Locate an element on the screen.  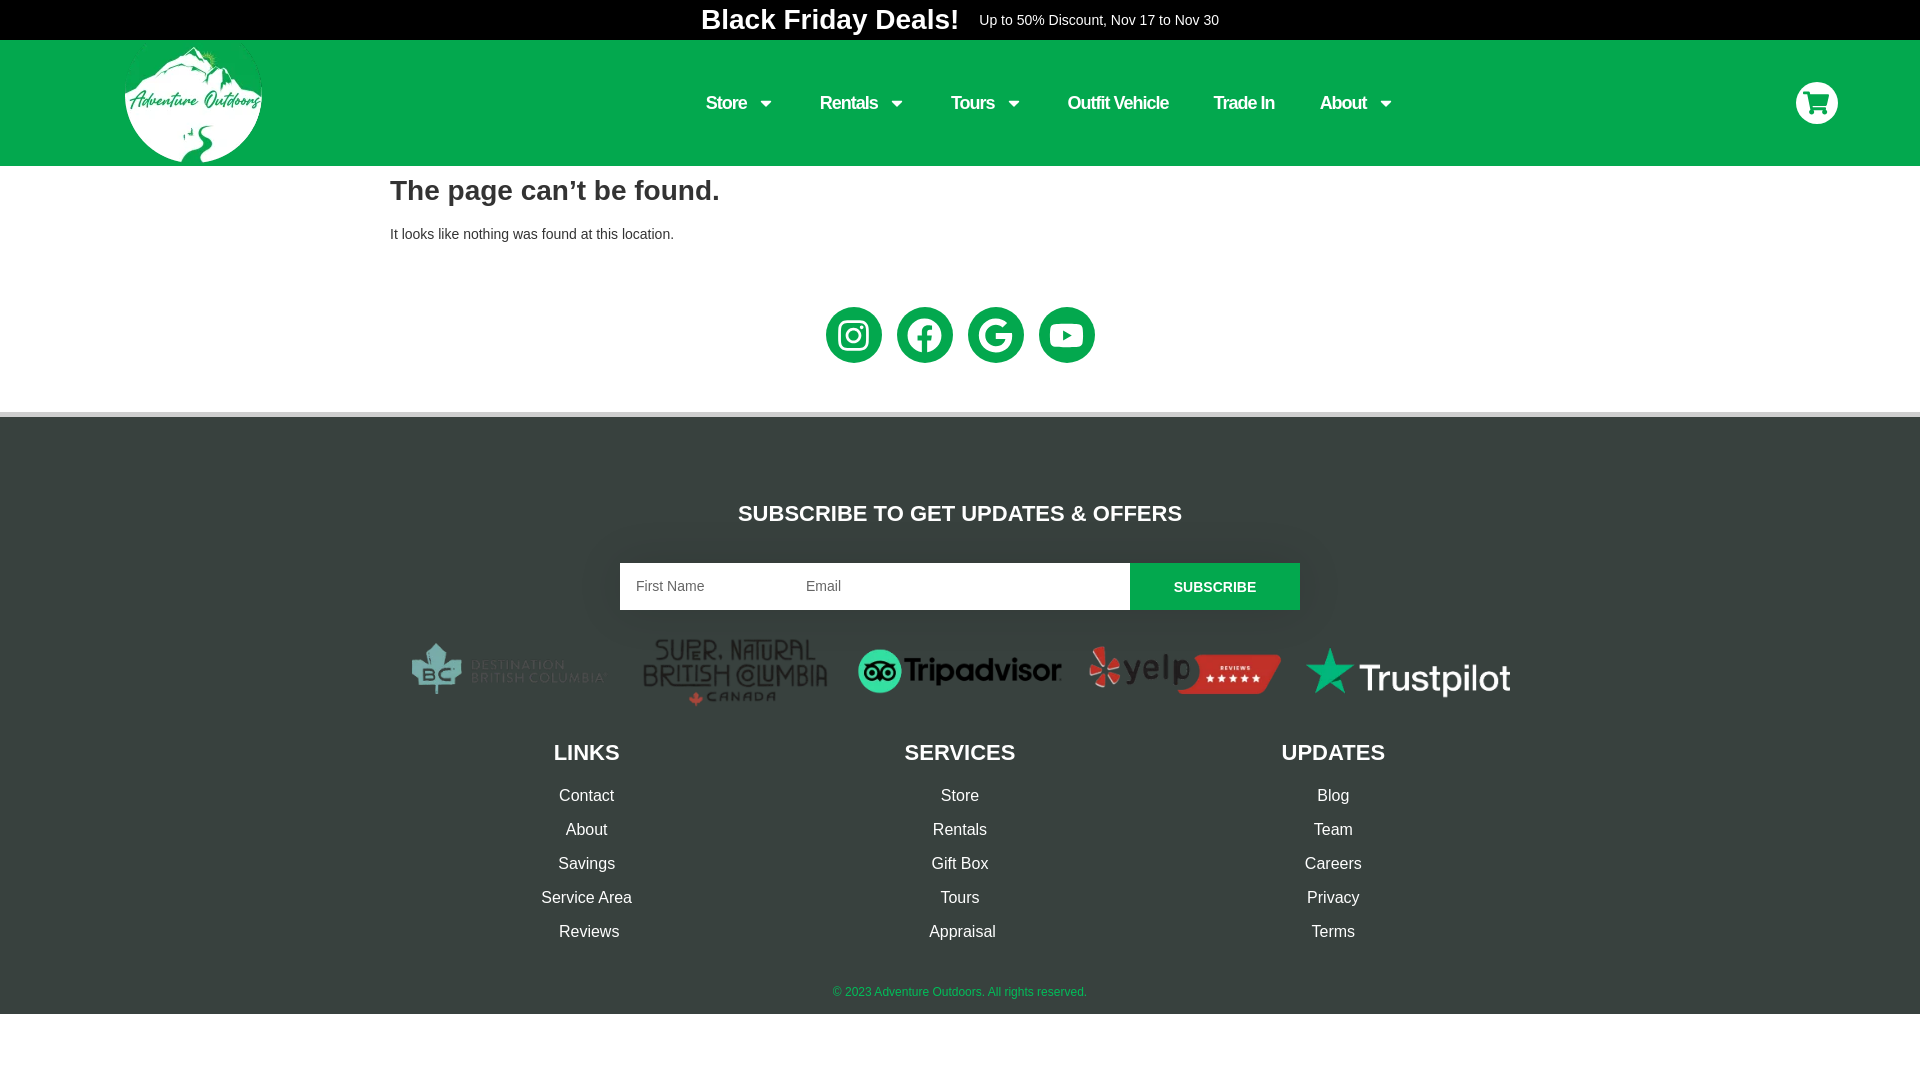
'Gift Box' is located at coordinates (958, 863).